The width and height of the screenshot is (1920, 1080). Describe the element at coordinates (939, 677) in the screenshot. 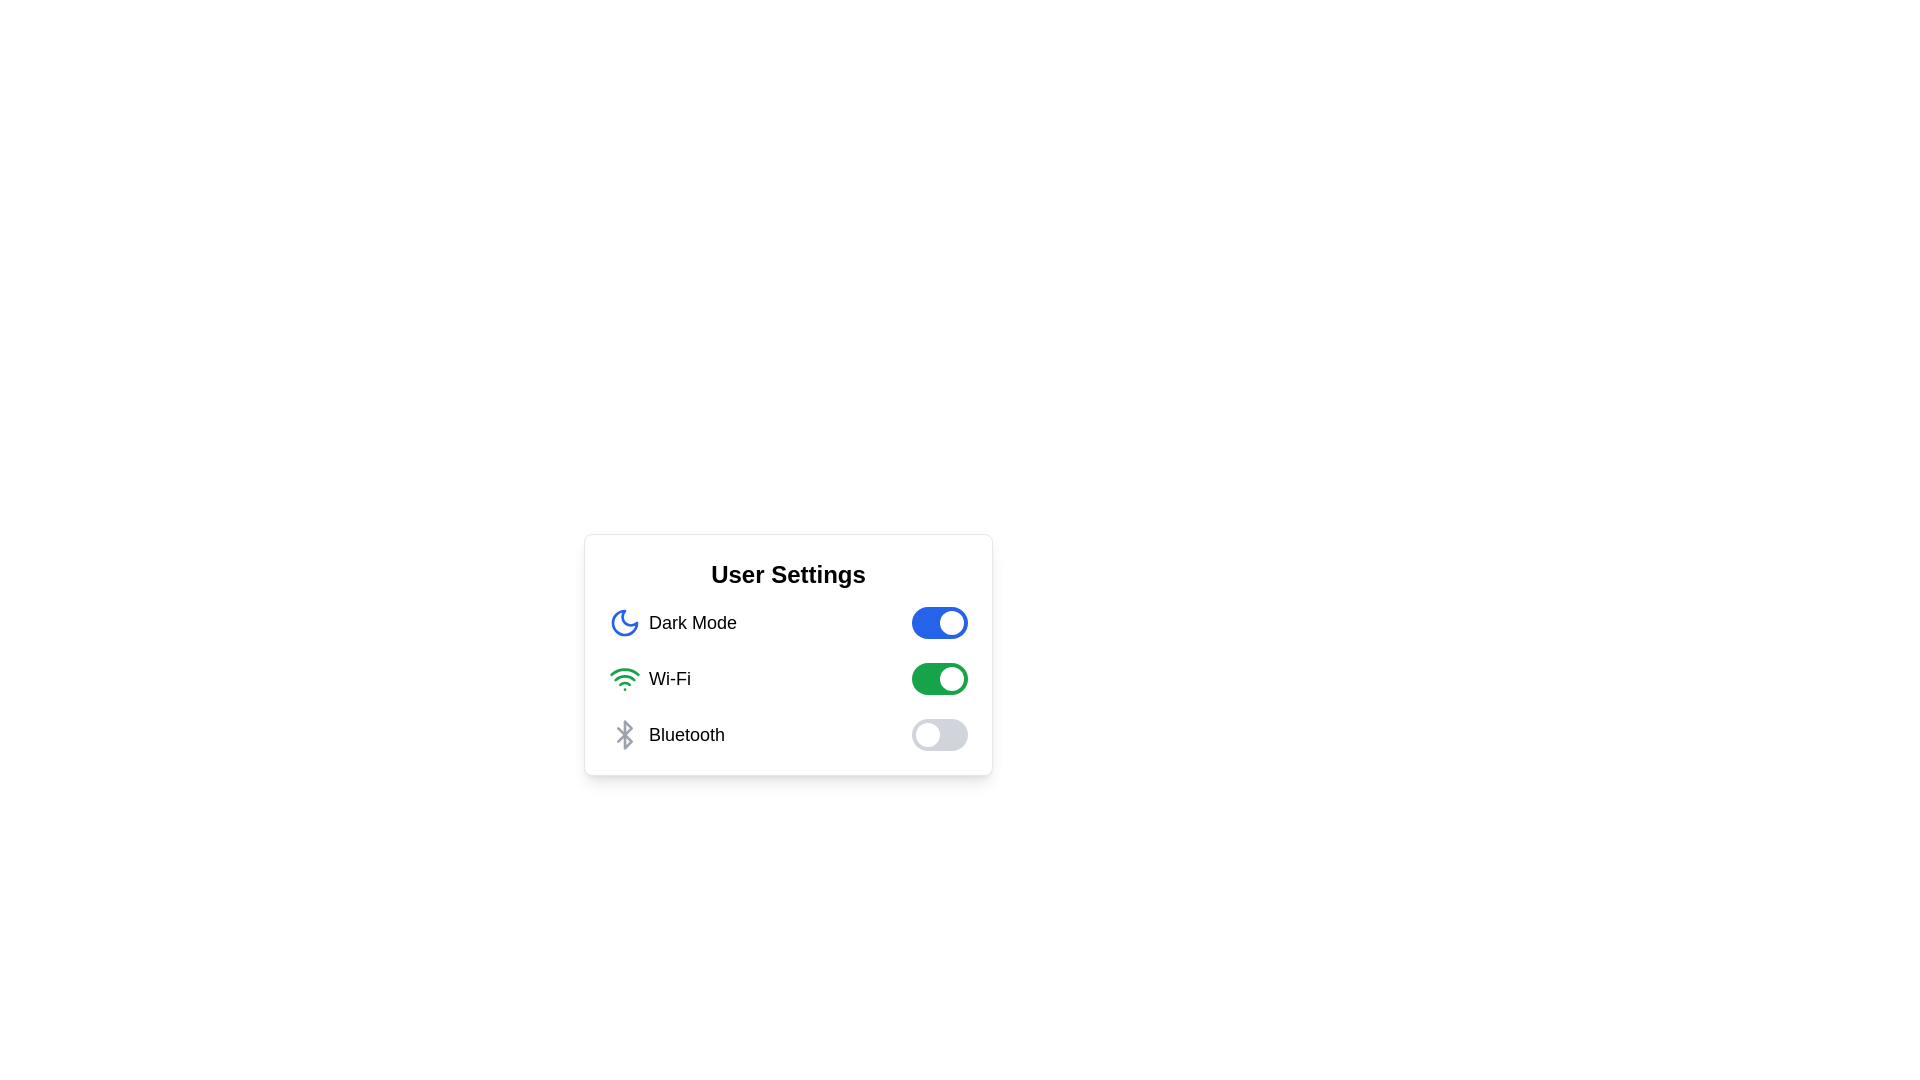

I see `the movable white circular knob of the rounded toggle switch with a green background, located in the second row of the 'User Settings' panel` at that location.